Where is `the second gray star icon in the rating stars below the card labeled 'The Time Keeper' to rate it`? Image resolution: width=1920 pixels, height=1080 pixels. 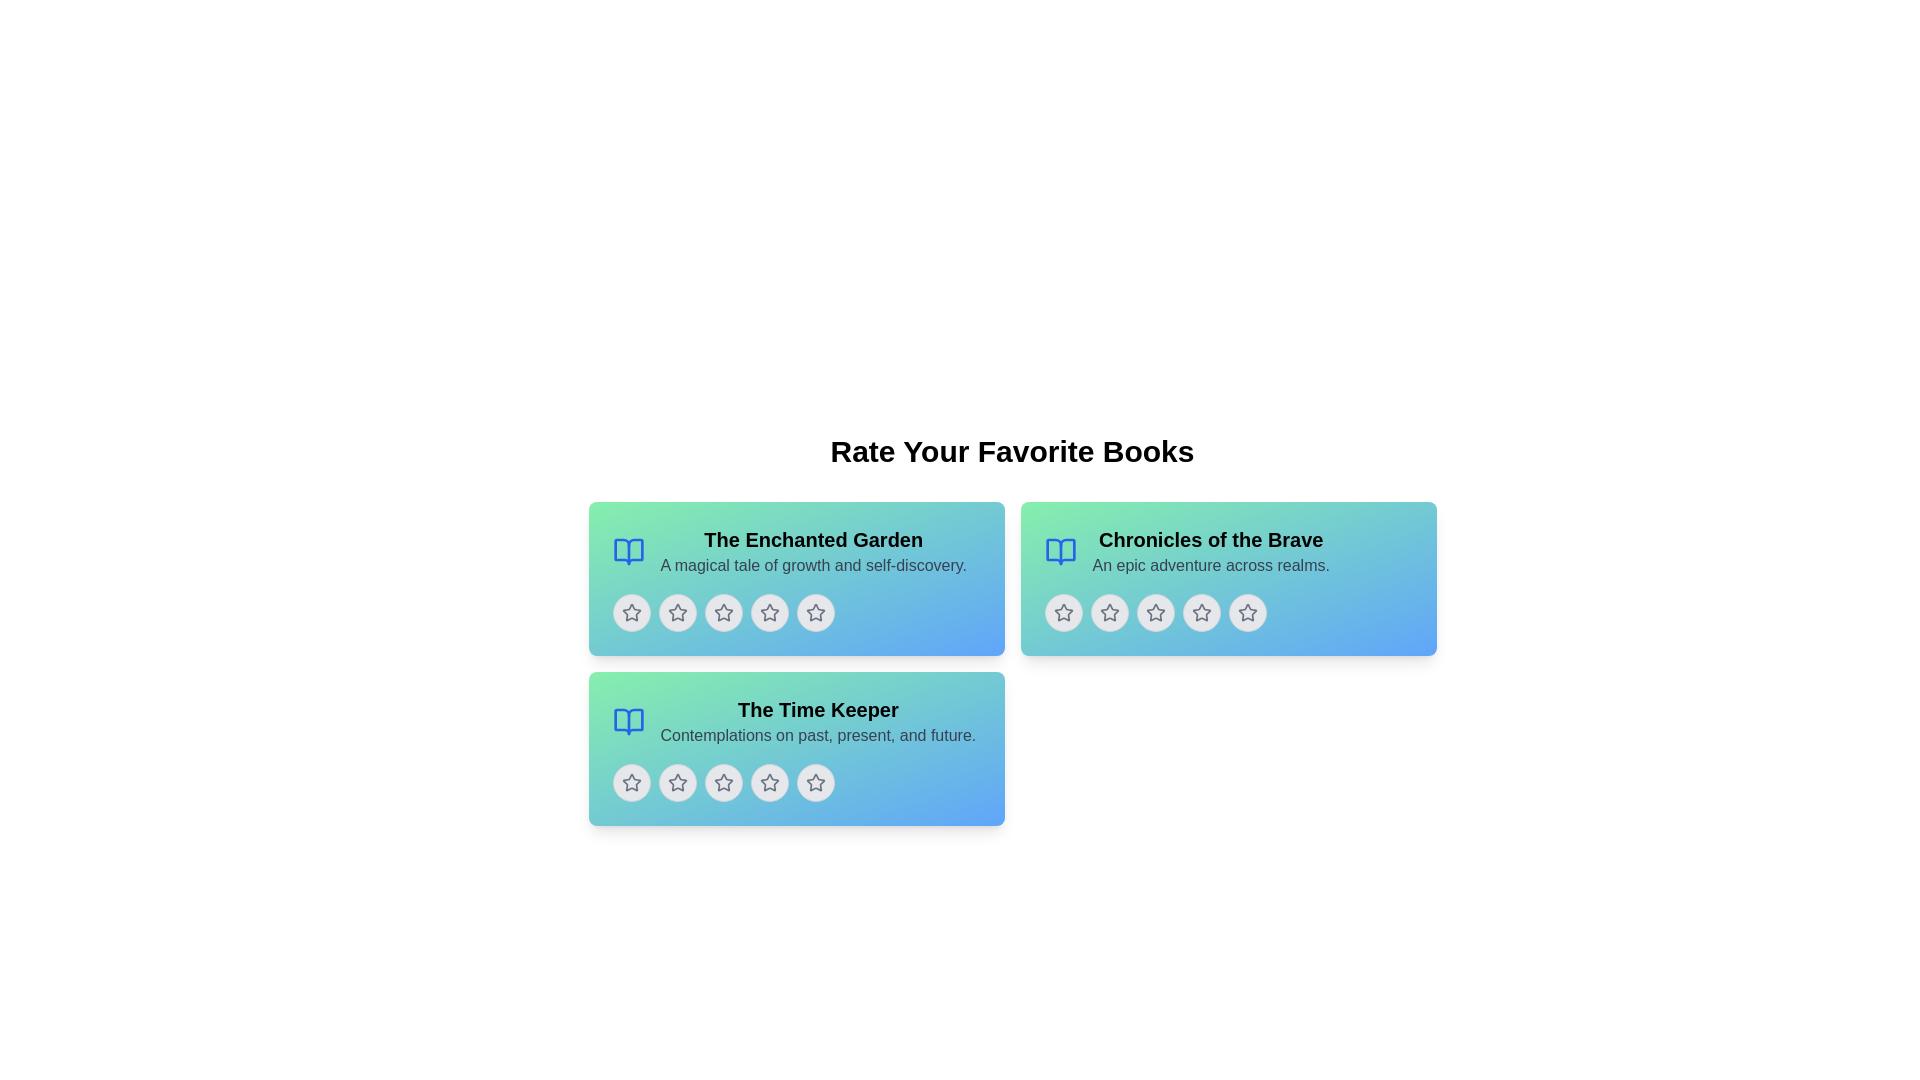 the second gray star icon in the rating stars below the card labeled 'The Time Keeper' to rate it is located at coordinates (677, 781).